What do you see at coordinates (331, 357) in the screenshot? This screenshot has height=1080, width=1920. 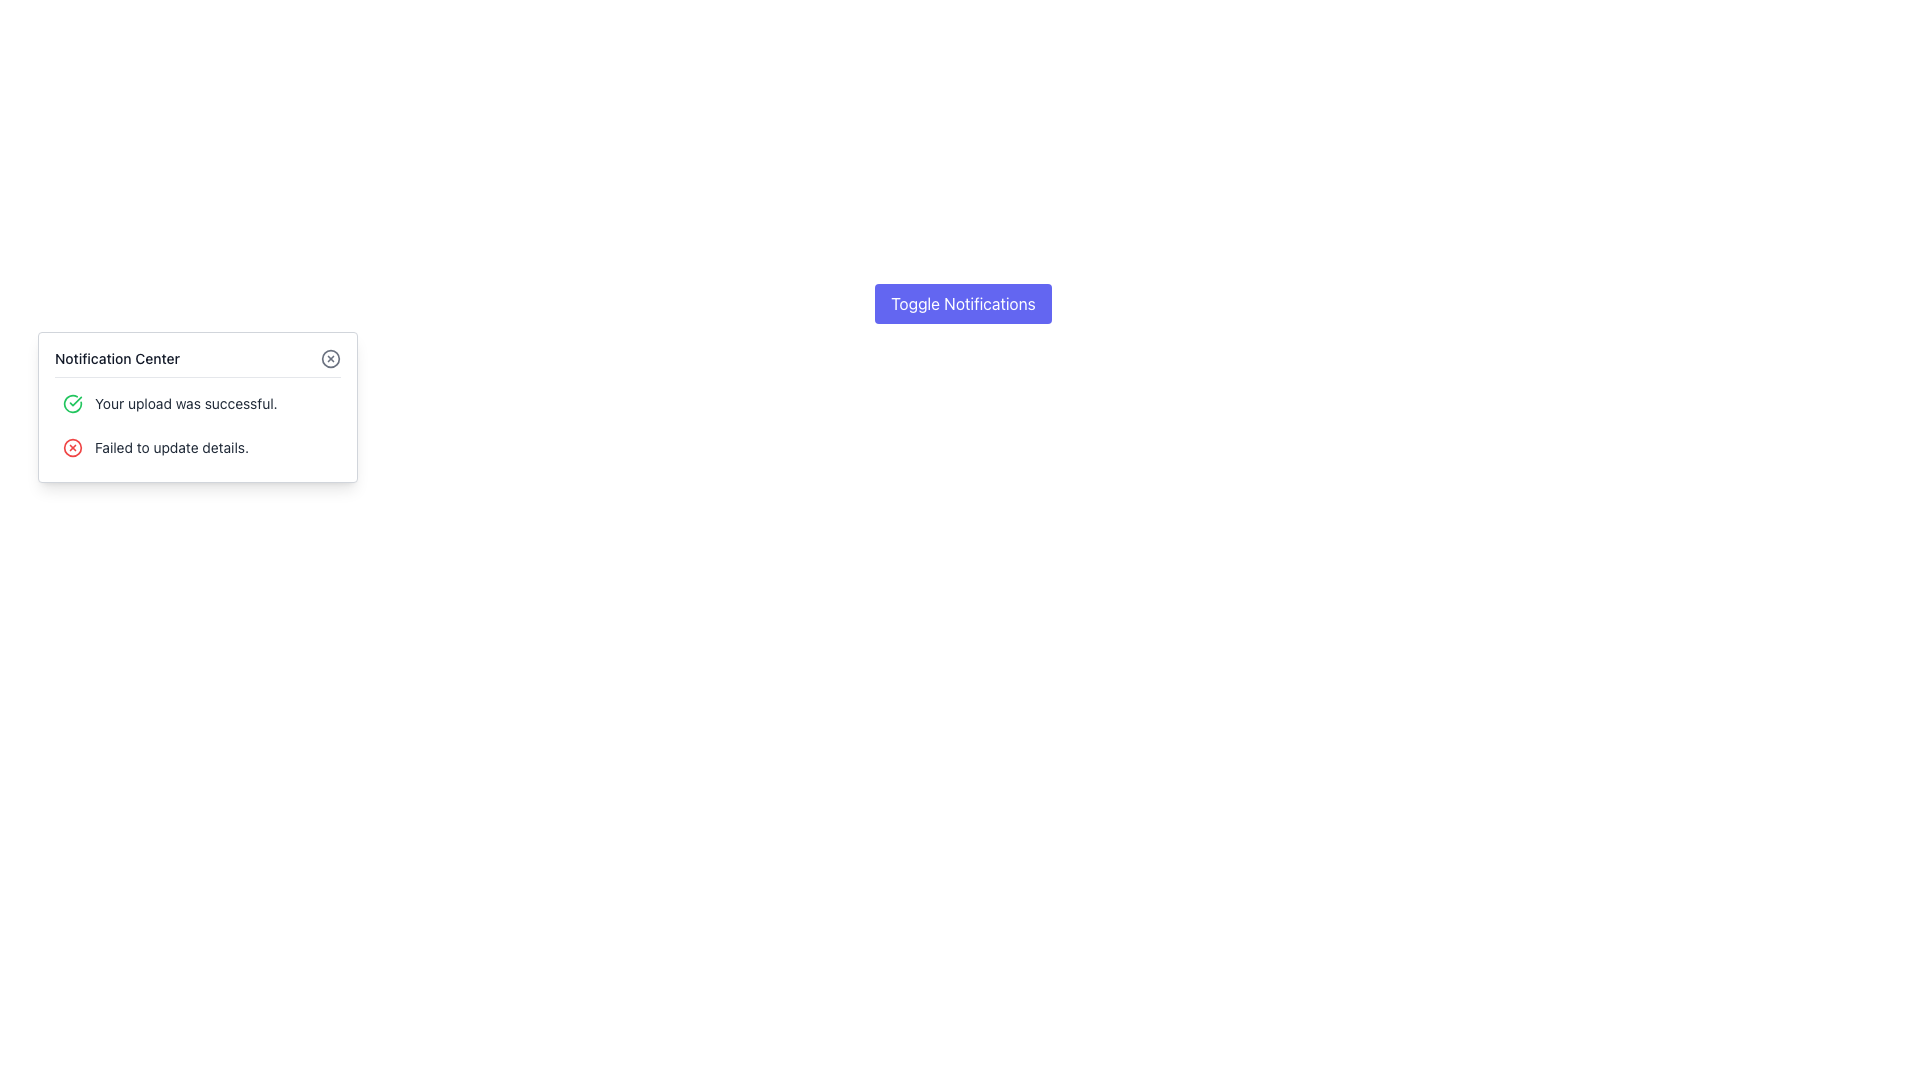 I see `the circular close button with a small 'x' in the center, located at the upper-right corner of the Notification Center header` at bounding box center [331, 357].